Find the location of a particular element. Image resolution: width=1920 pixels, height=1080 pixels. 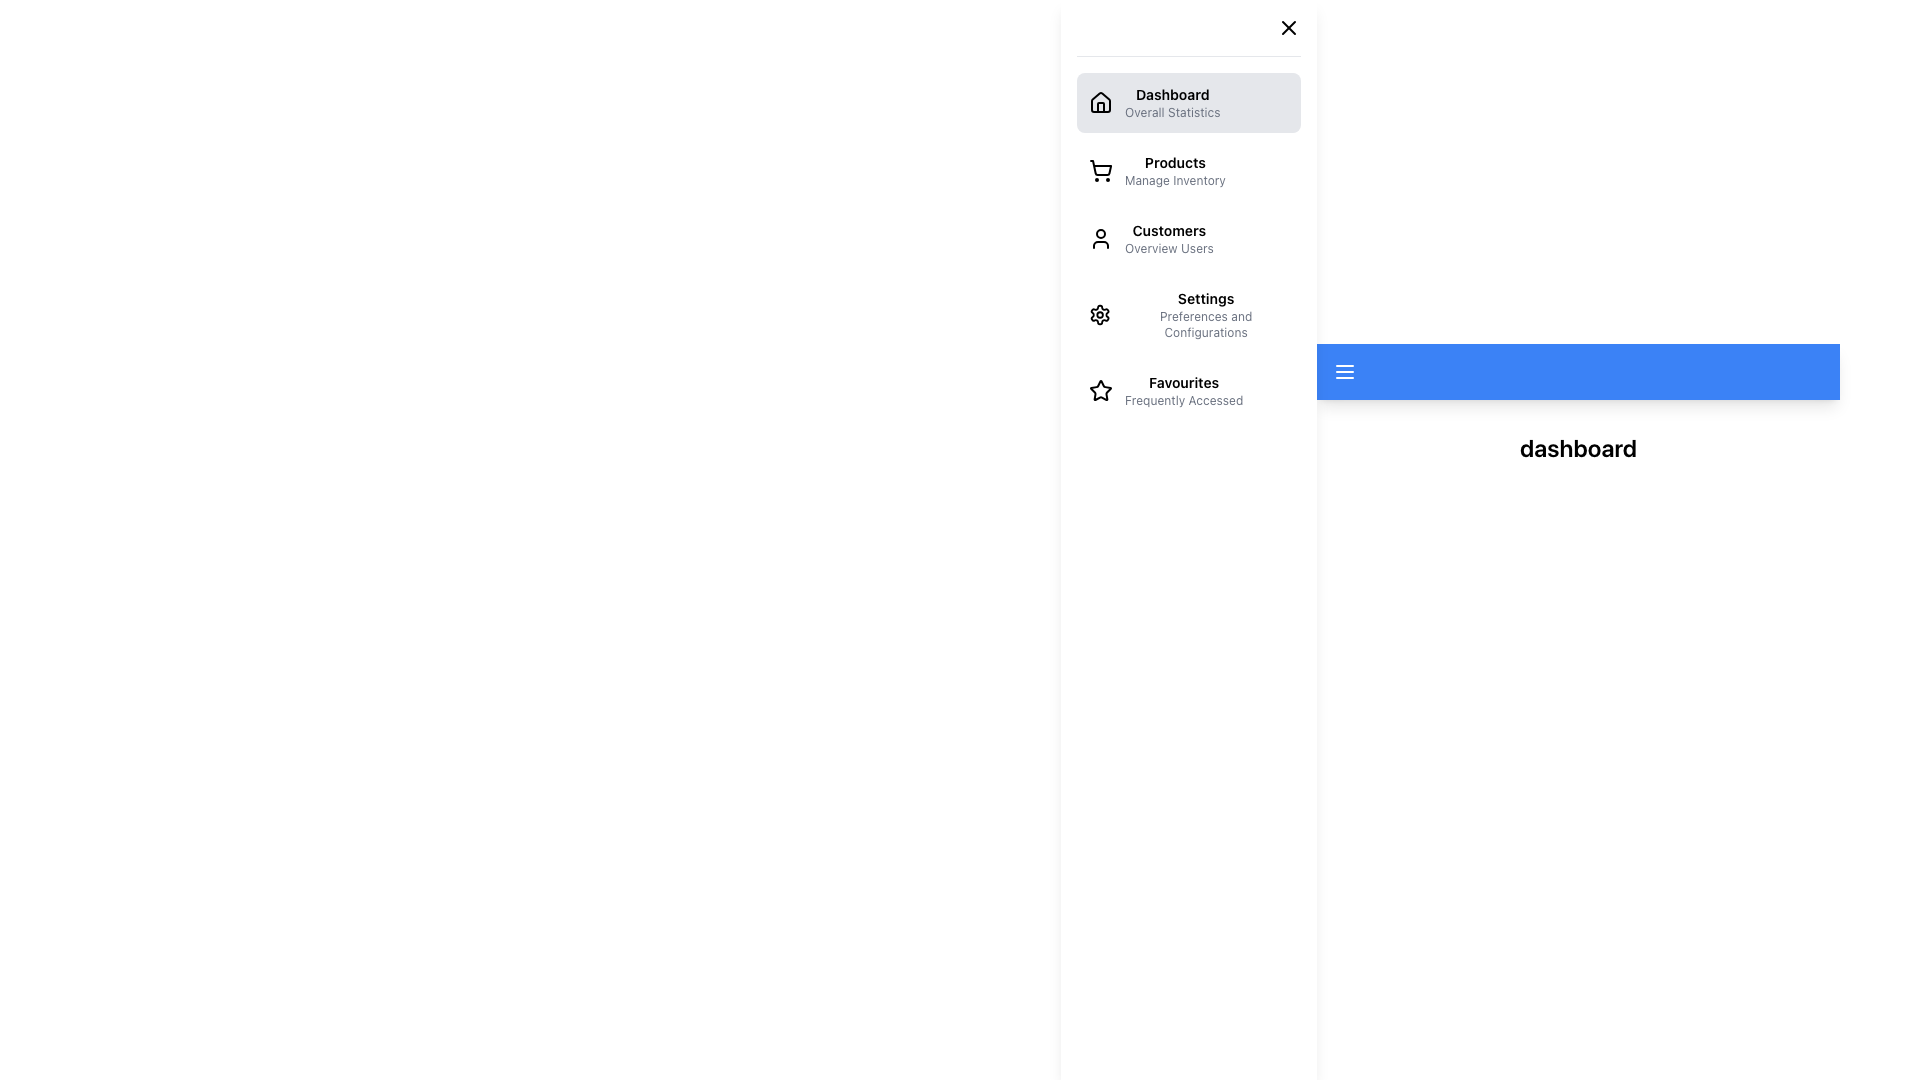

the star-shaped icon with a hollow outline located in the 'Favourites' menu item on the left-hand side navigation menu is located at coordinates (1099, 390).